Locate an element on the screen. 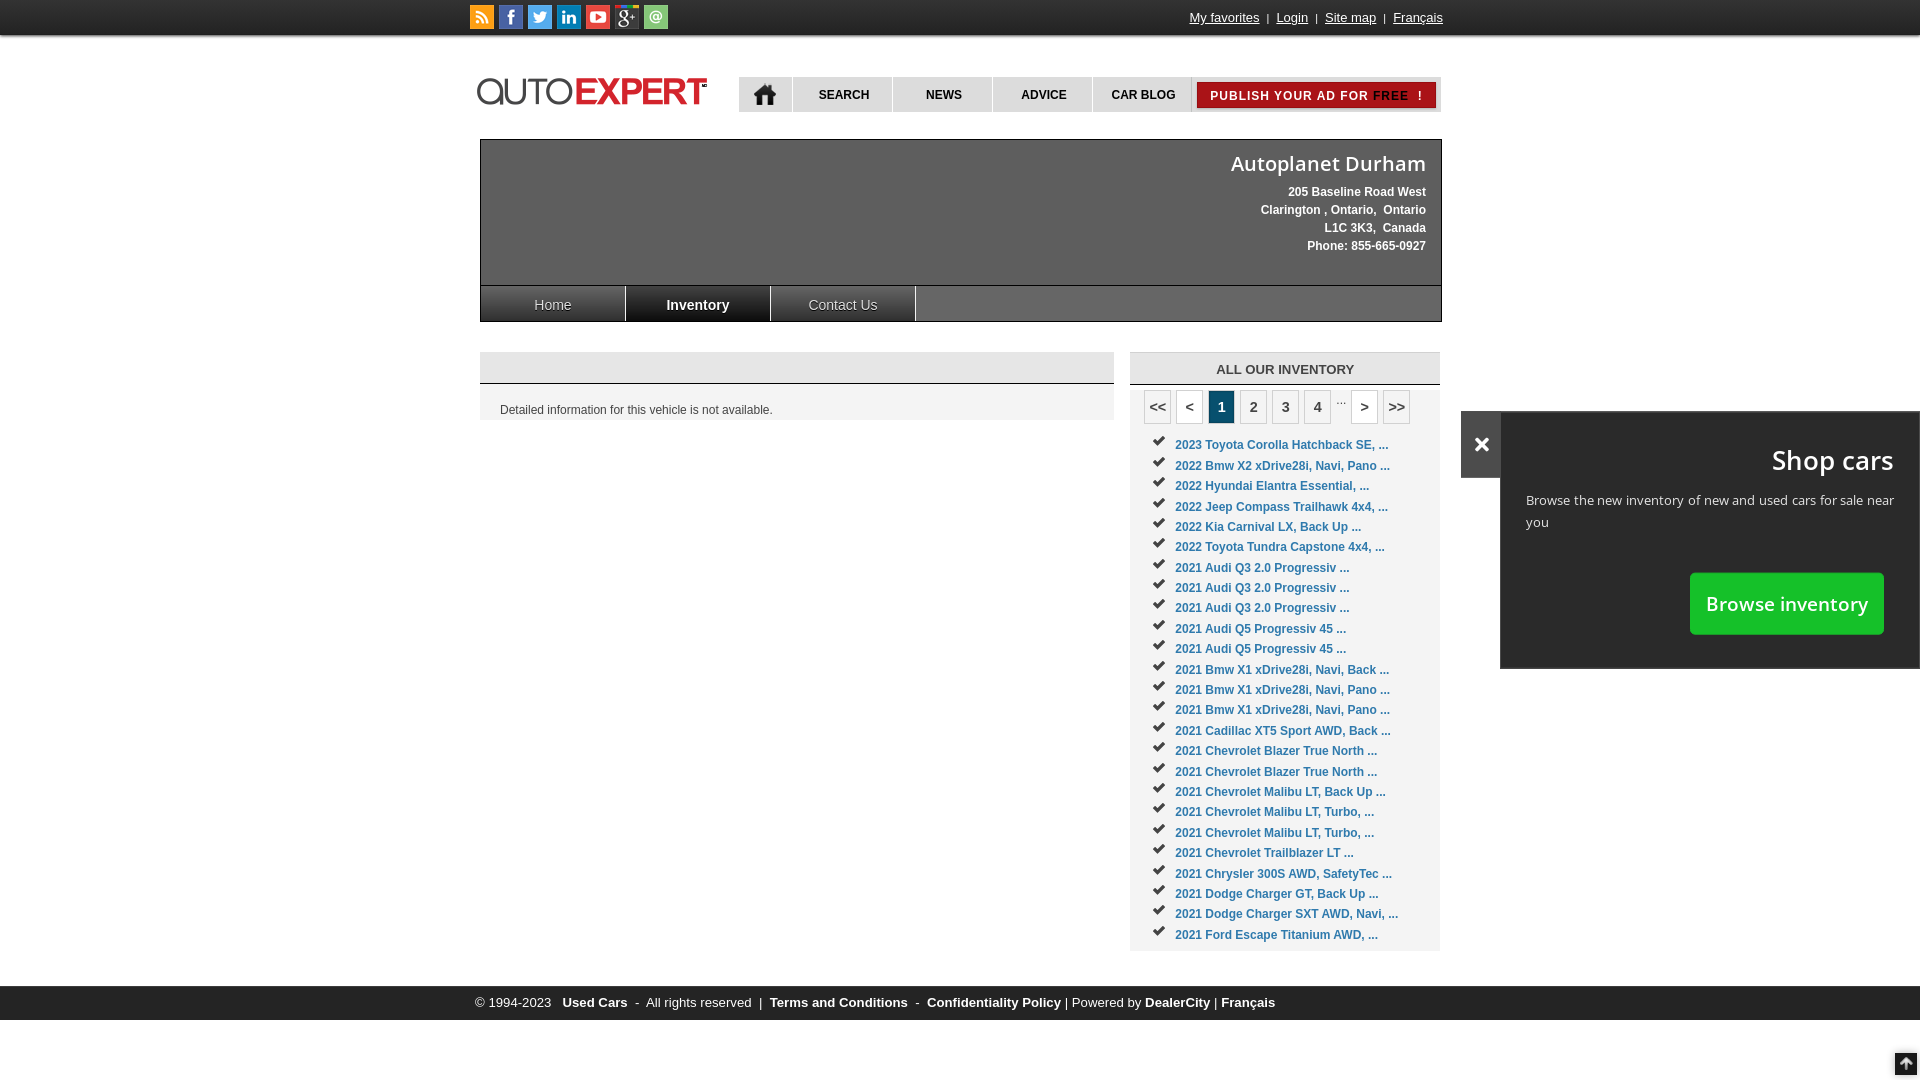 The image size is (1920, 1080). '2023 Toyota Corolla Hatchback SE, ...' is located at coordinates (1281, 443).